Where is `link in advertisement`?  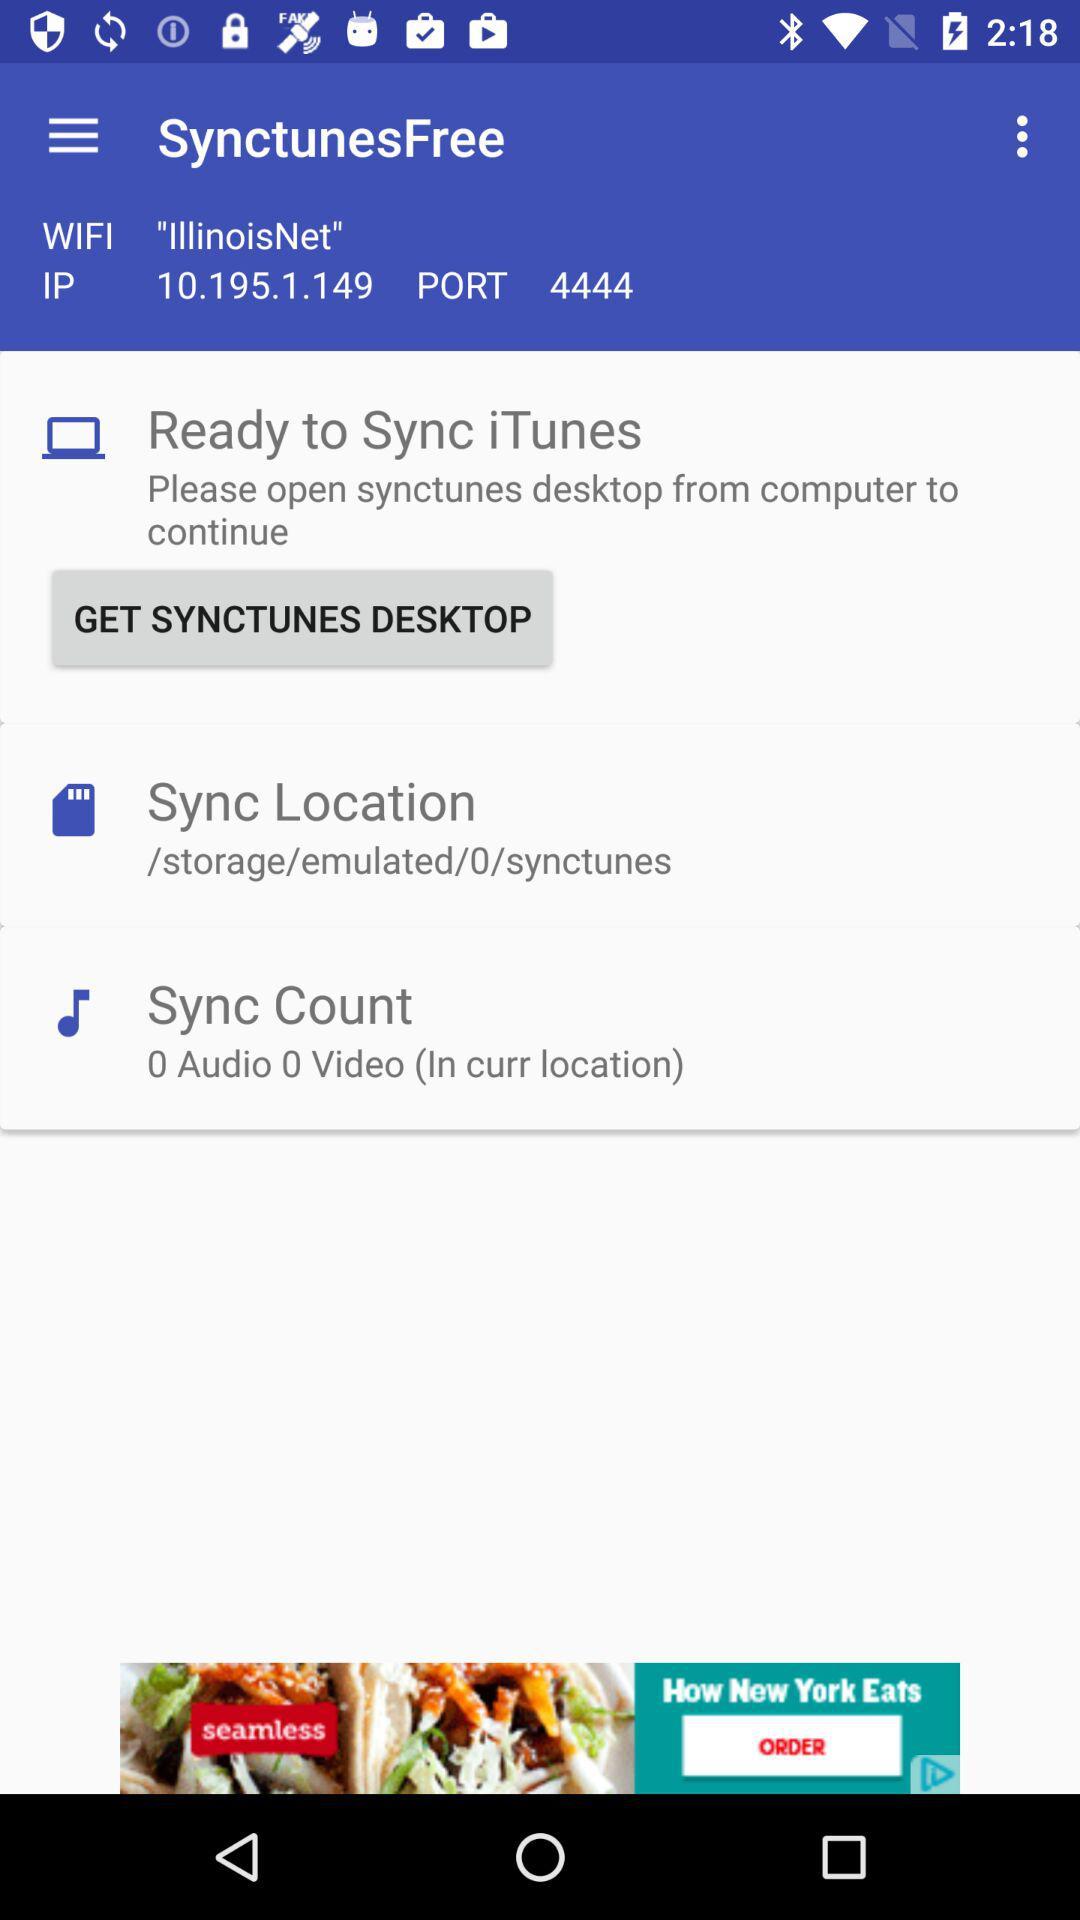
link in advertisement is located at coordinates (540, 1727).